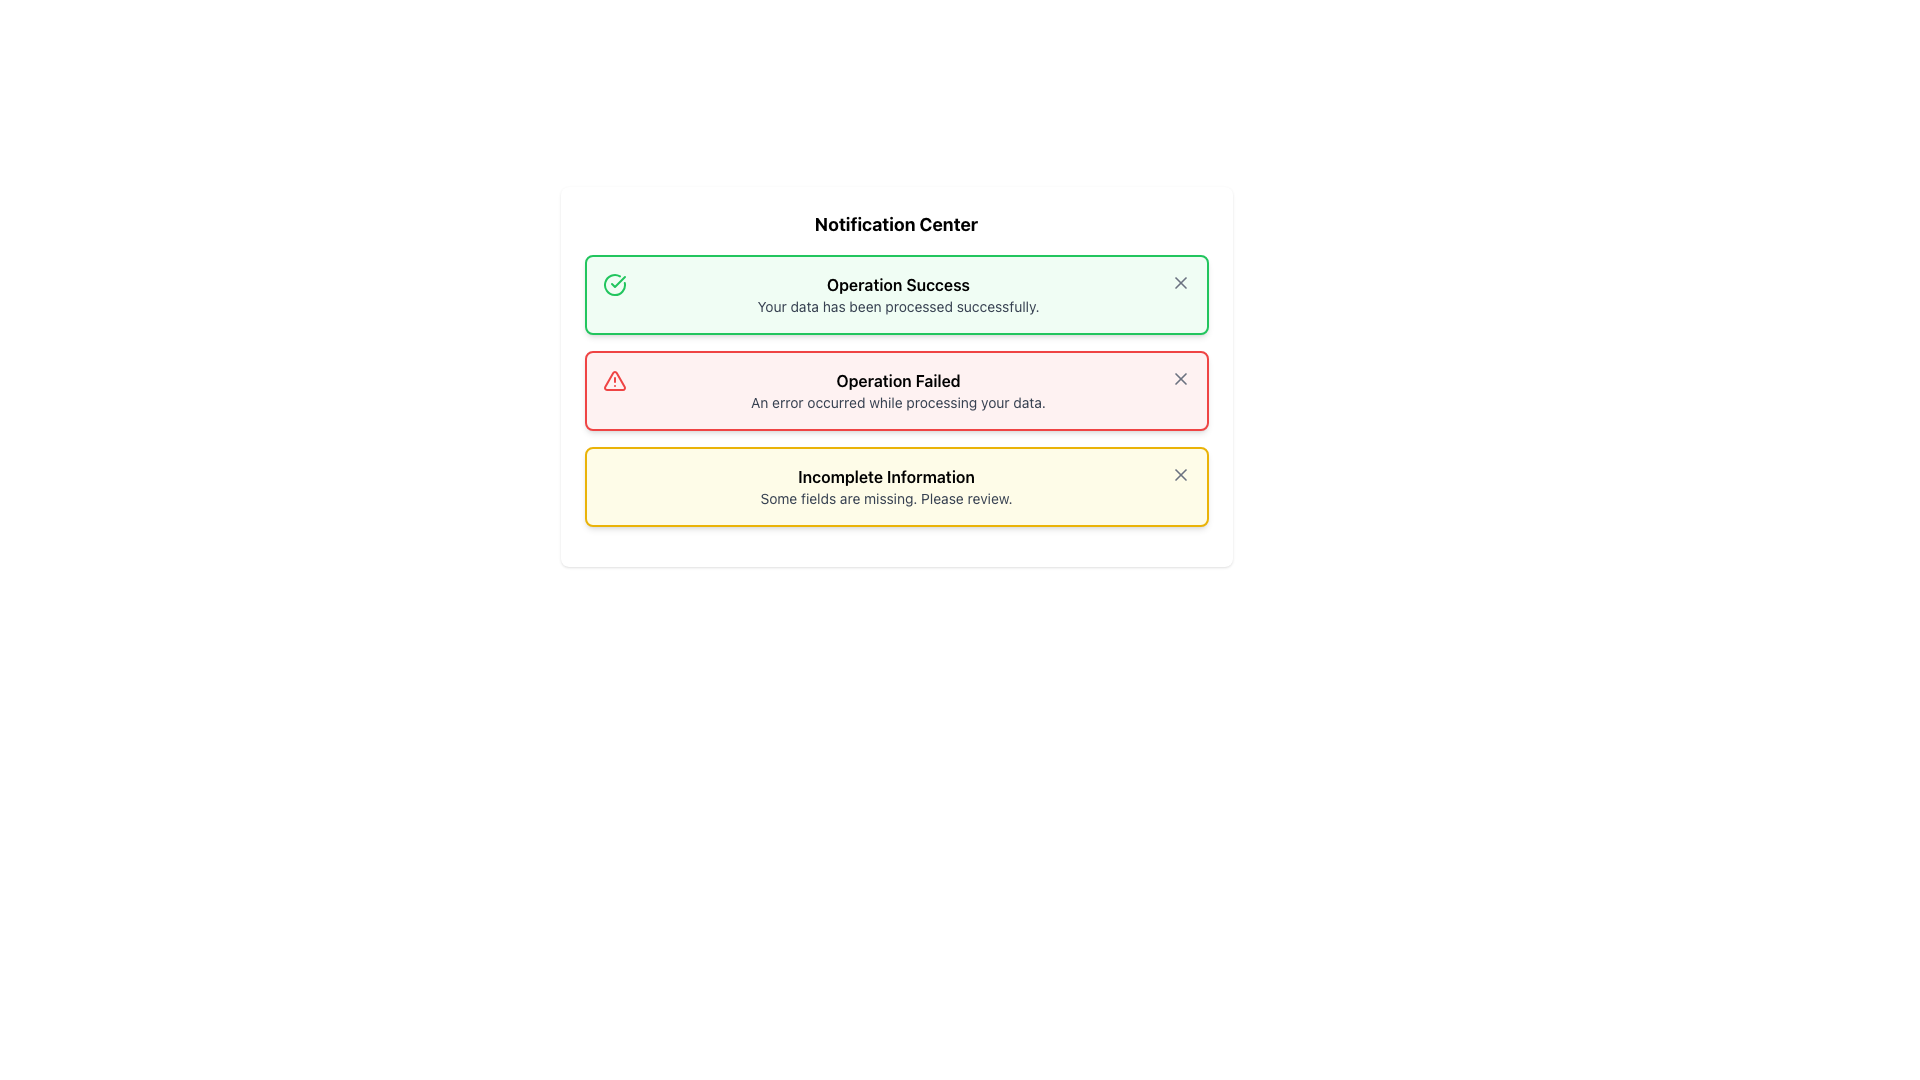  Describe the element at coordinates (1180, 282) in the screenshot. I see `the 'X' icon in the top-right corner of the 'Operation Success' notification` at that location.